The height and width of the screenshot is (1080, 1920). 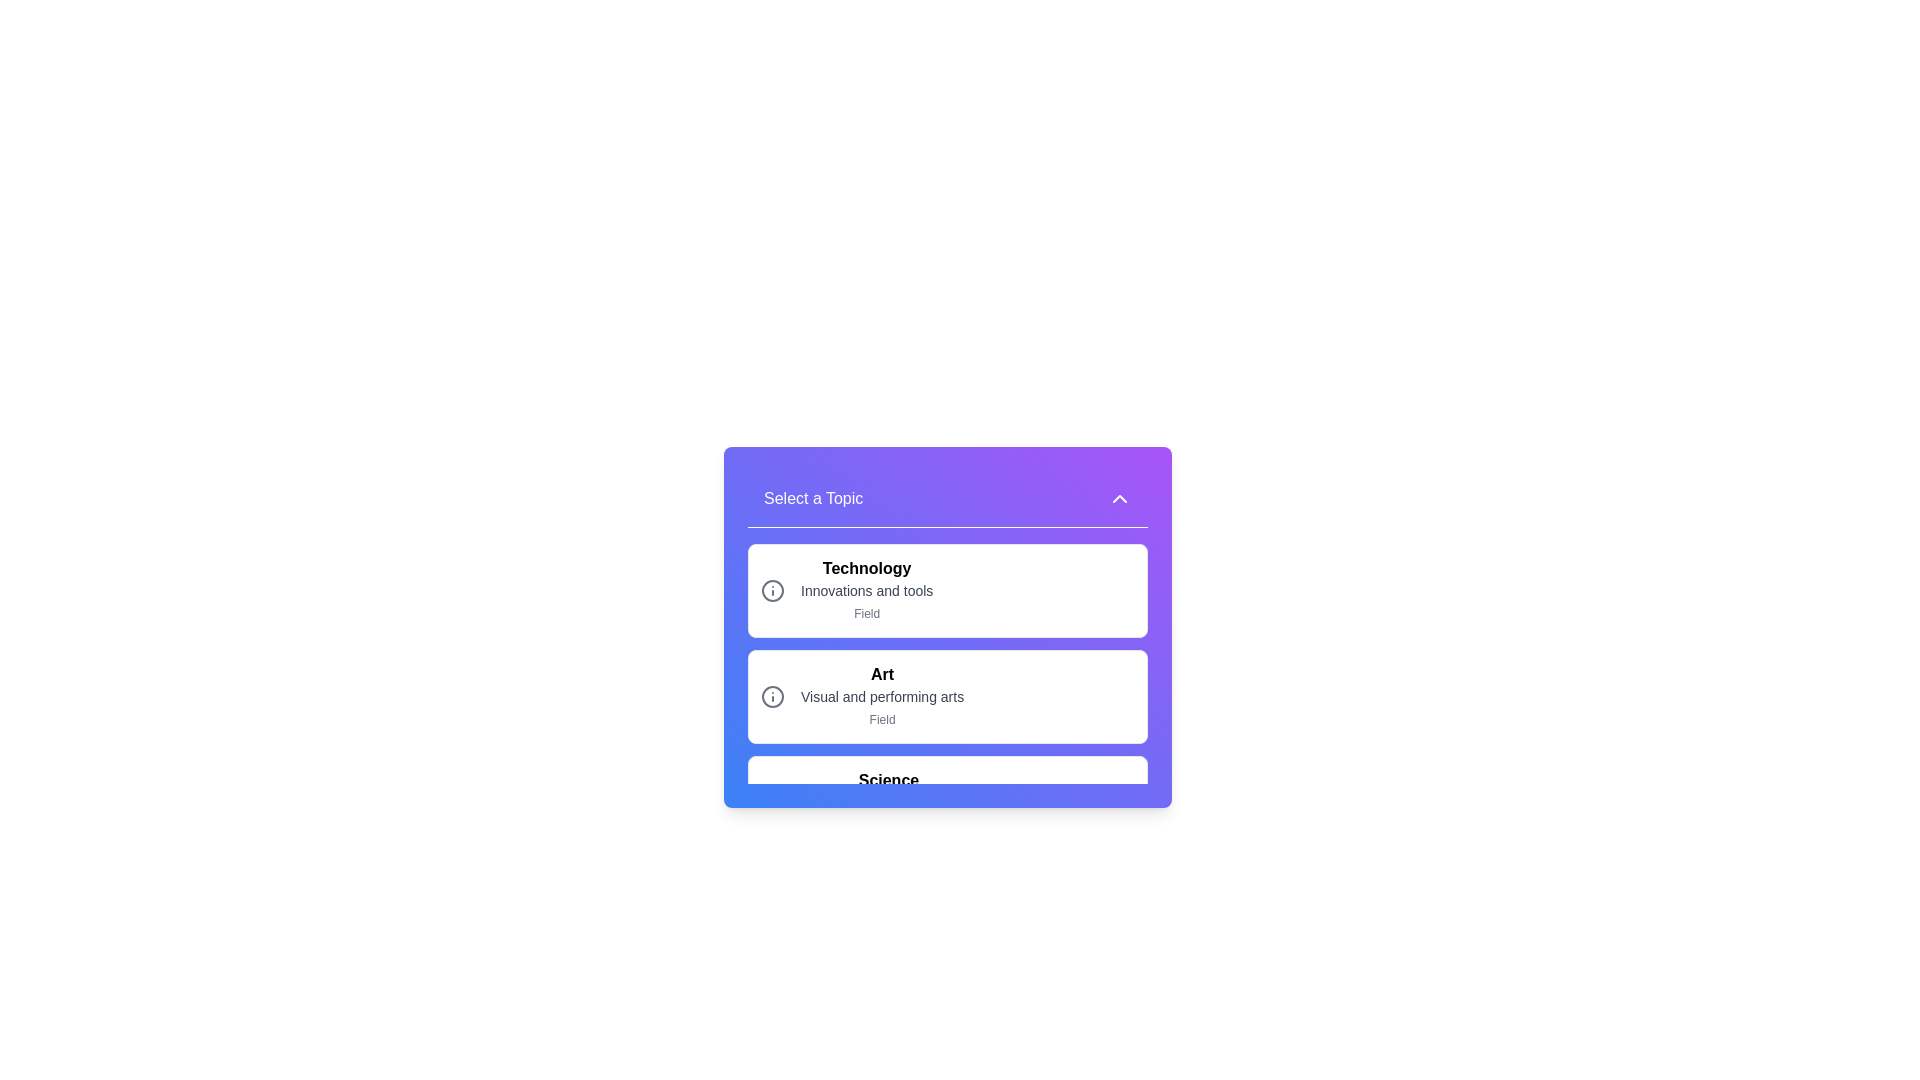 I want to click on the static text element that reads 'Visual and performing arts', which is styled in gray and positioned under the 'Art' header, so click(x=881, y=696).